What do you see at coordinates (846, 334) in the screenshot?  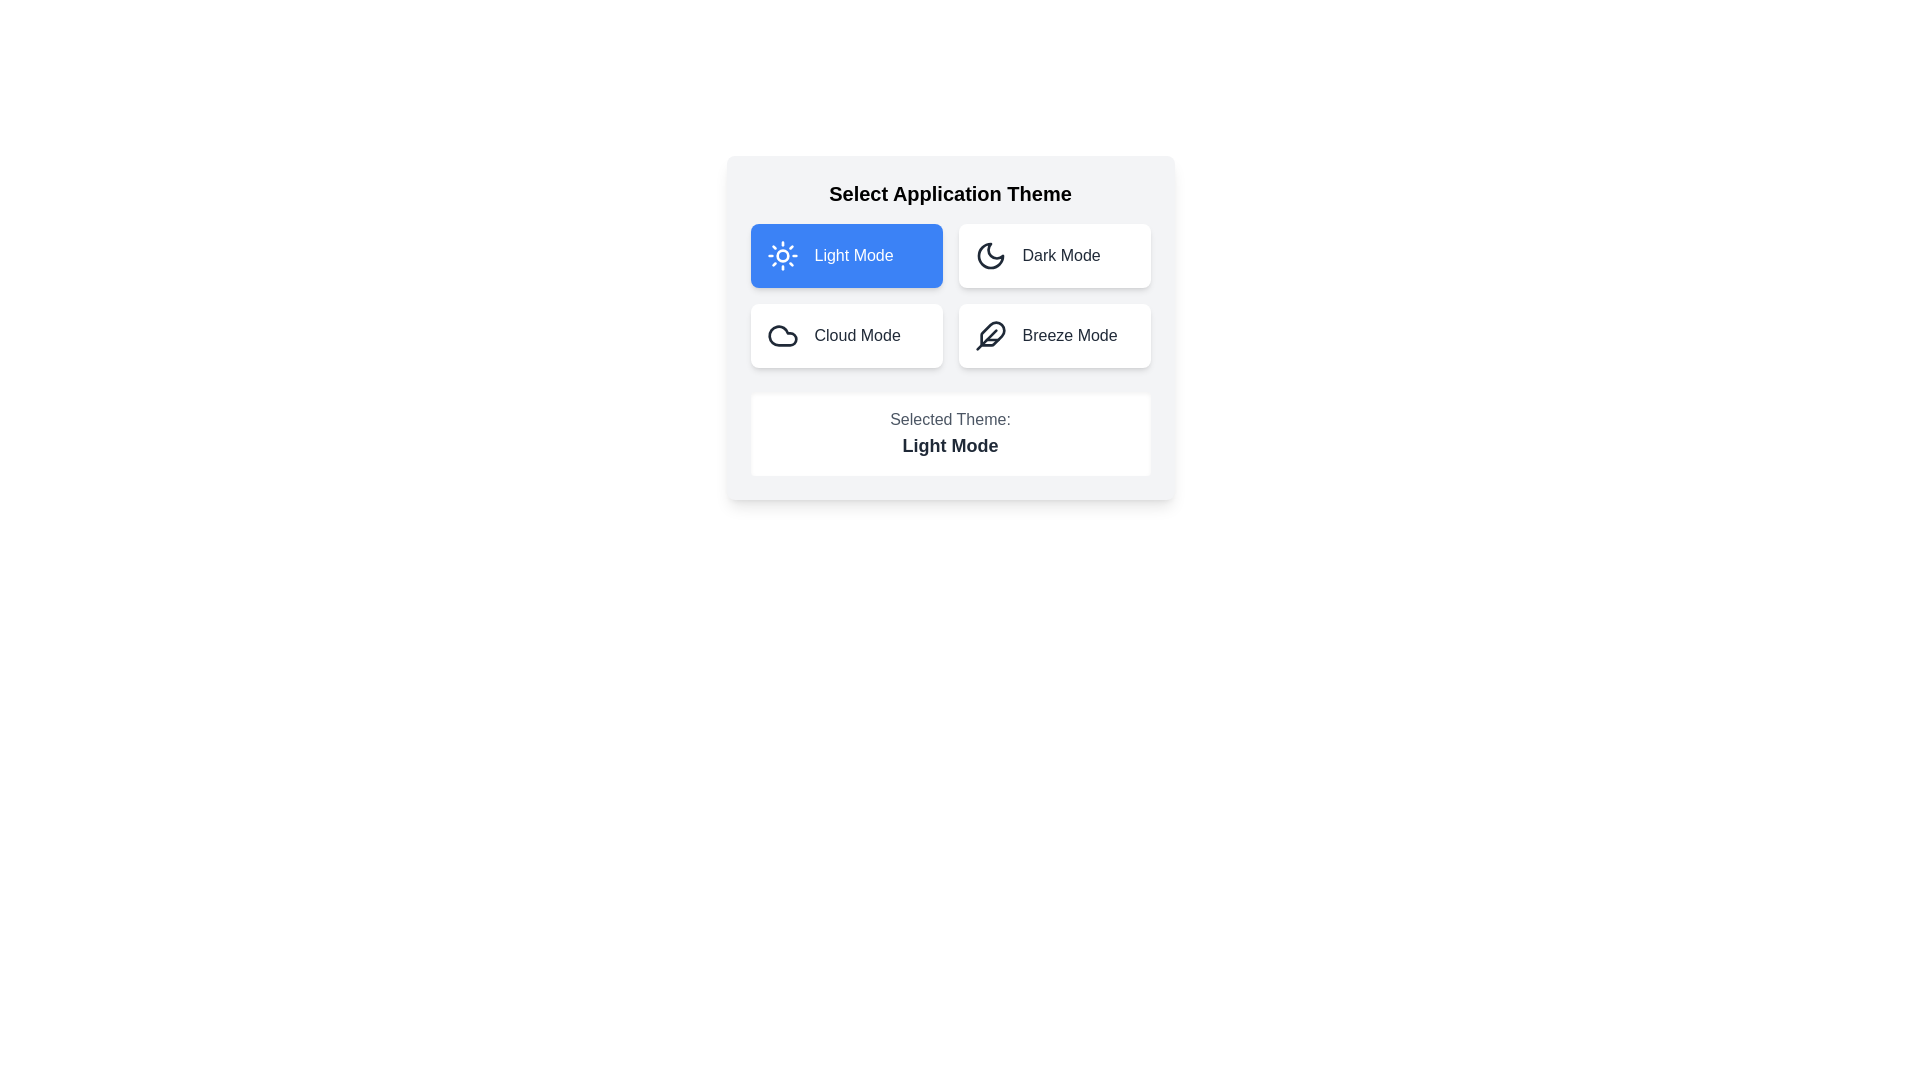 I see `the theme by clicking on the button corresponding to Cloud Mode` at bounding box center [846, 334].